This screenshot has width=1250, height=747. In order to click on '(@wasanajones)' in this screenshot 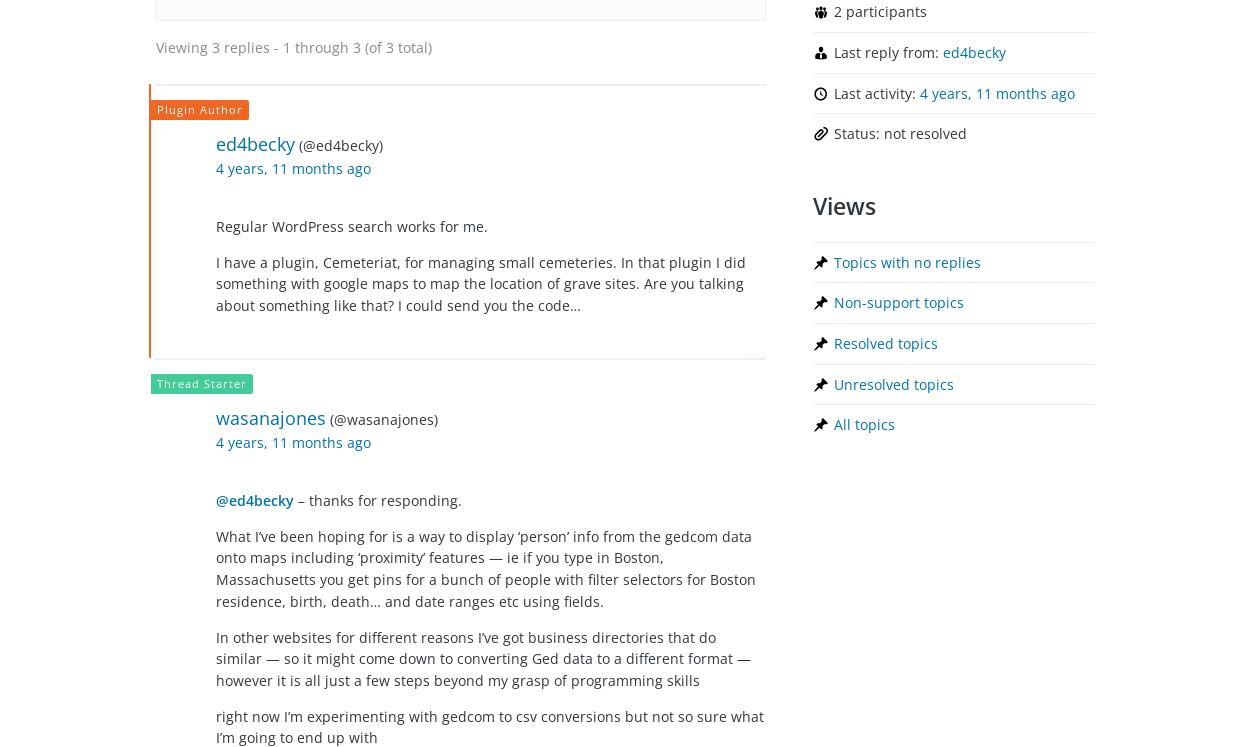, I will do `click(329, 419)`.